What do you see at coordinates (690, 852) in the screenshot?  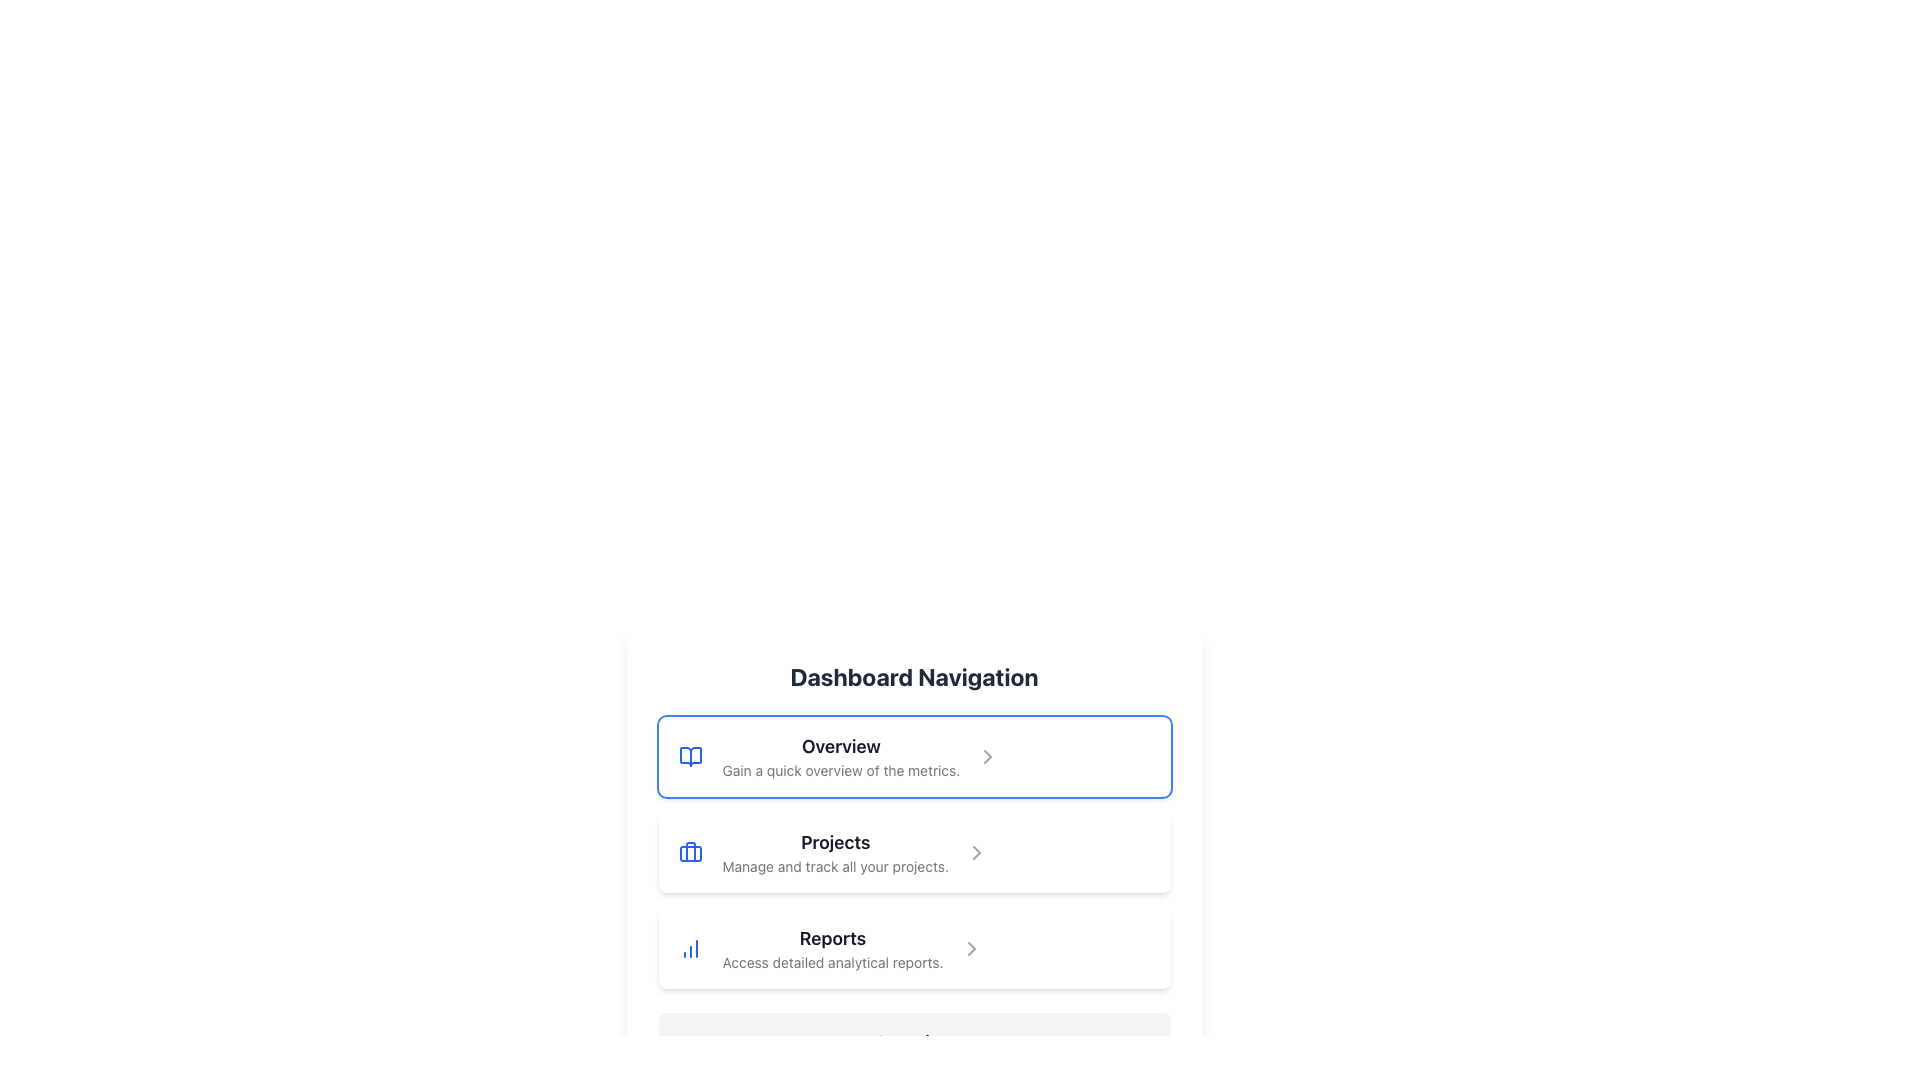 I see `the blue briefcase icon with rounded corners located under the 'Projects' option in the 'Dashboard Navigation' section` at bounding box center [690, 852].